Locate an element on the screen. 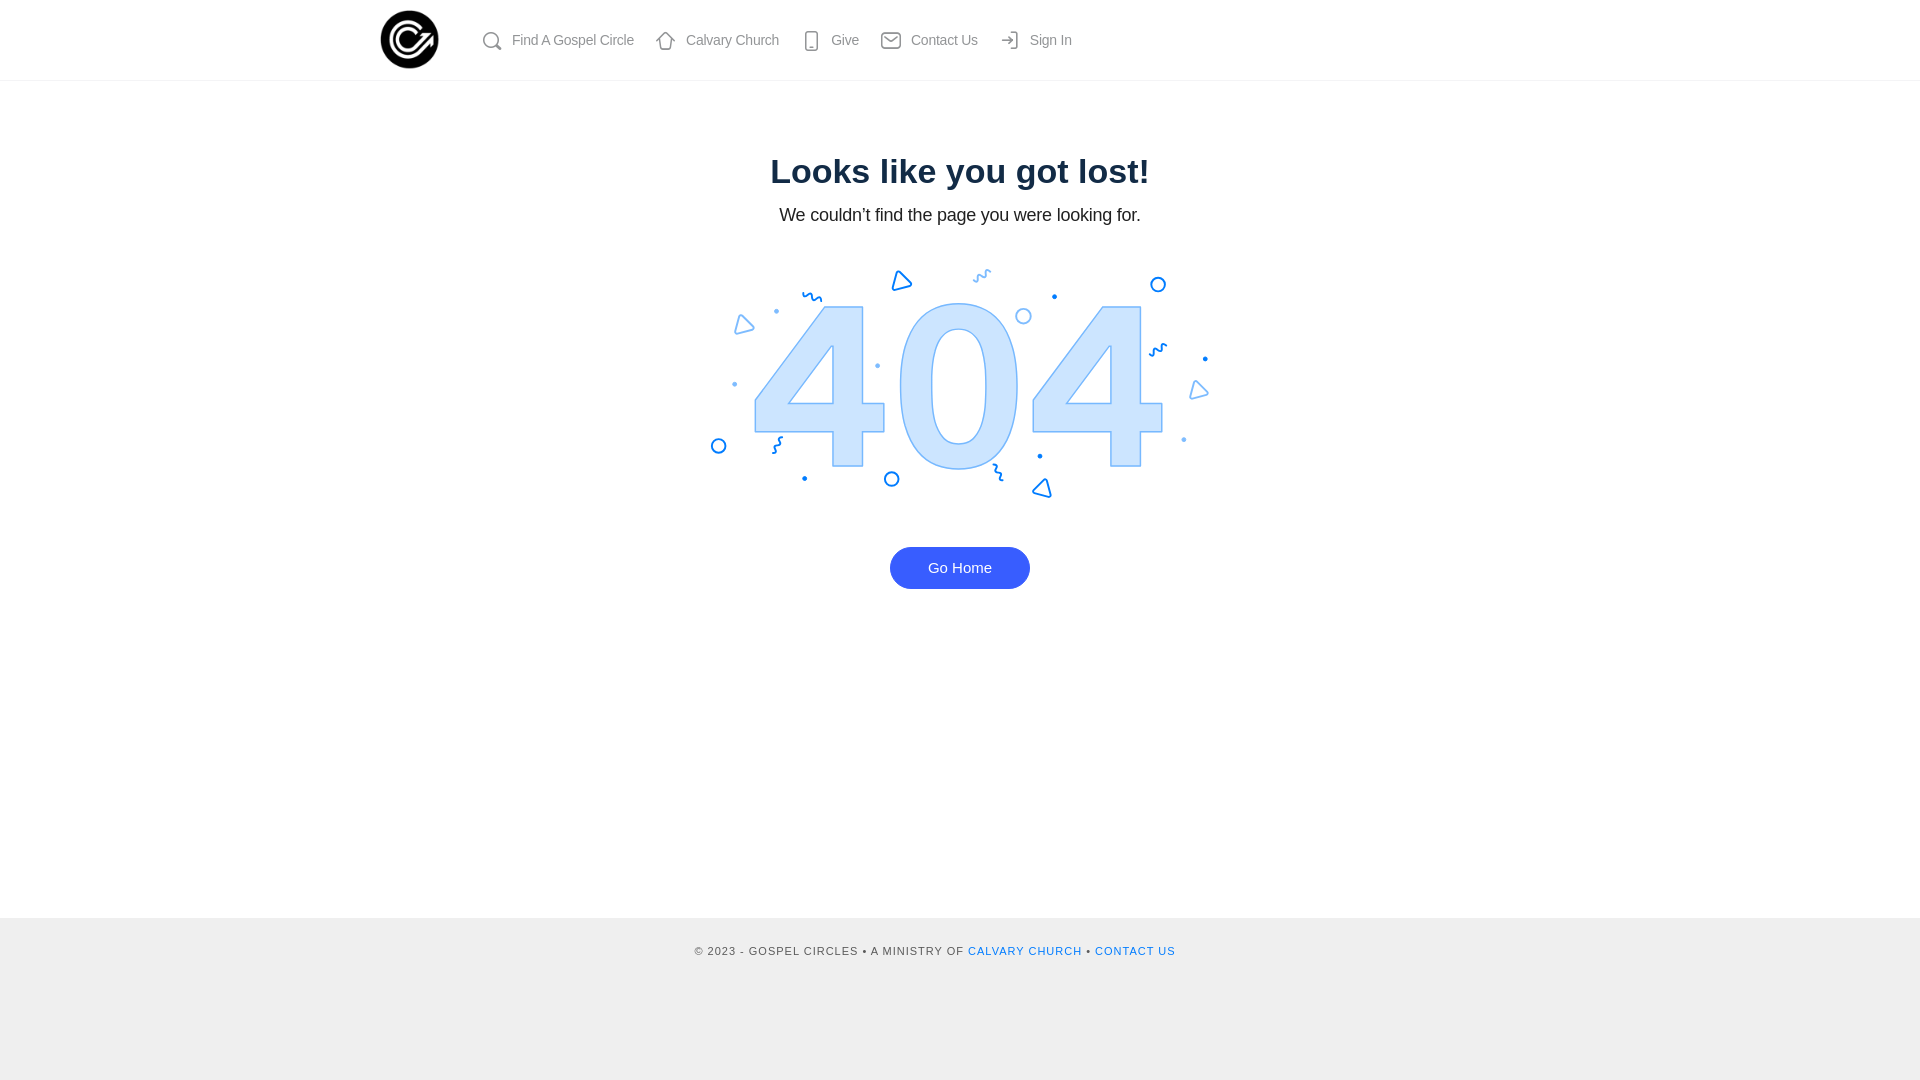  'CONTACT US' is located at coordinates (1135, 950).